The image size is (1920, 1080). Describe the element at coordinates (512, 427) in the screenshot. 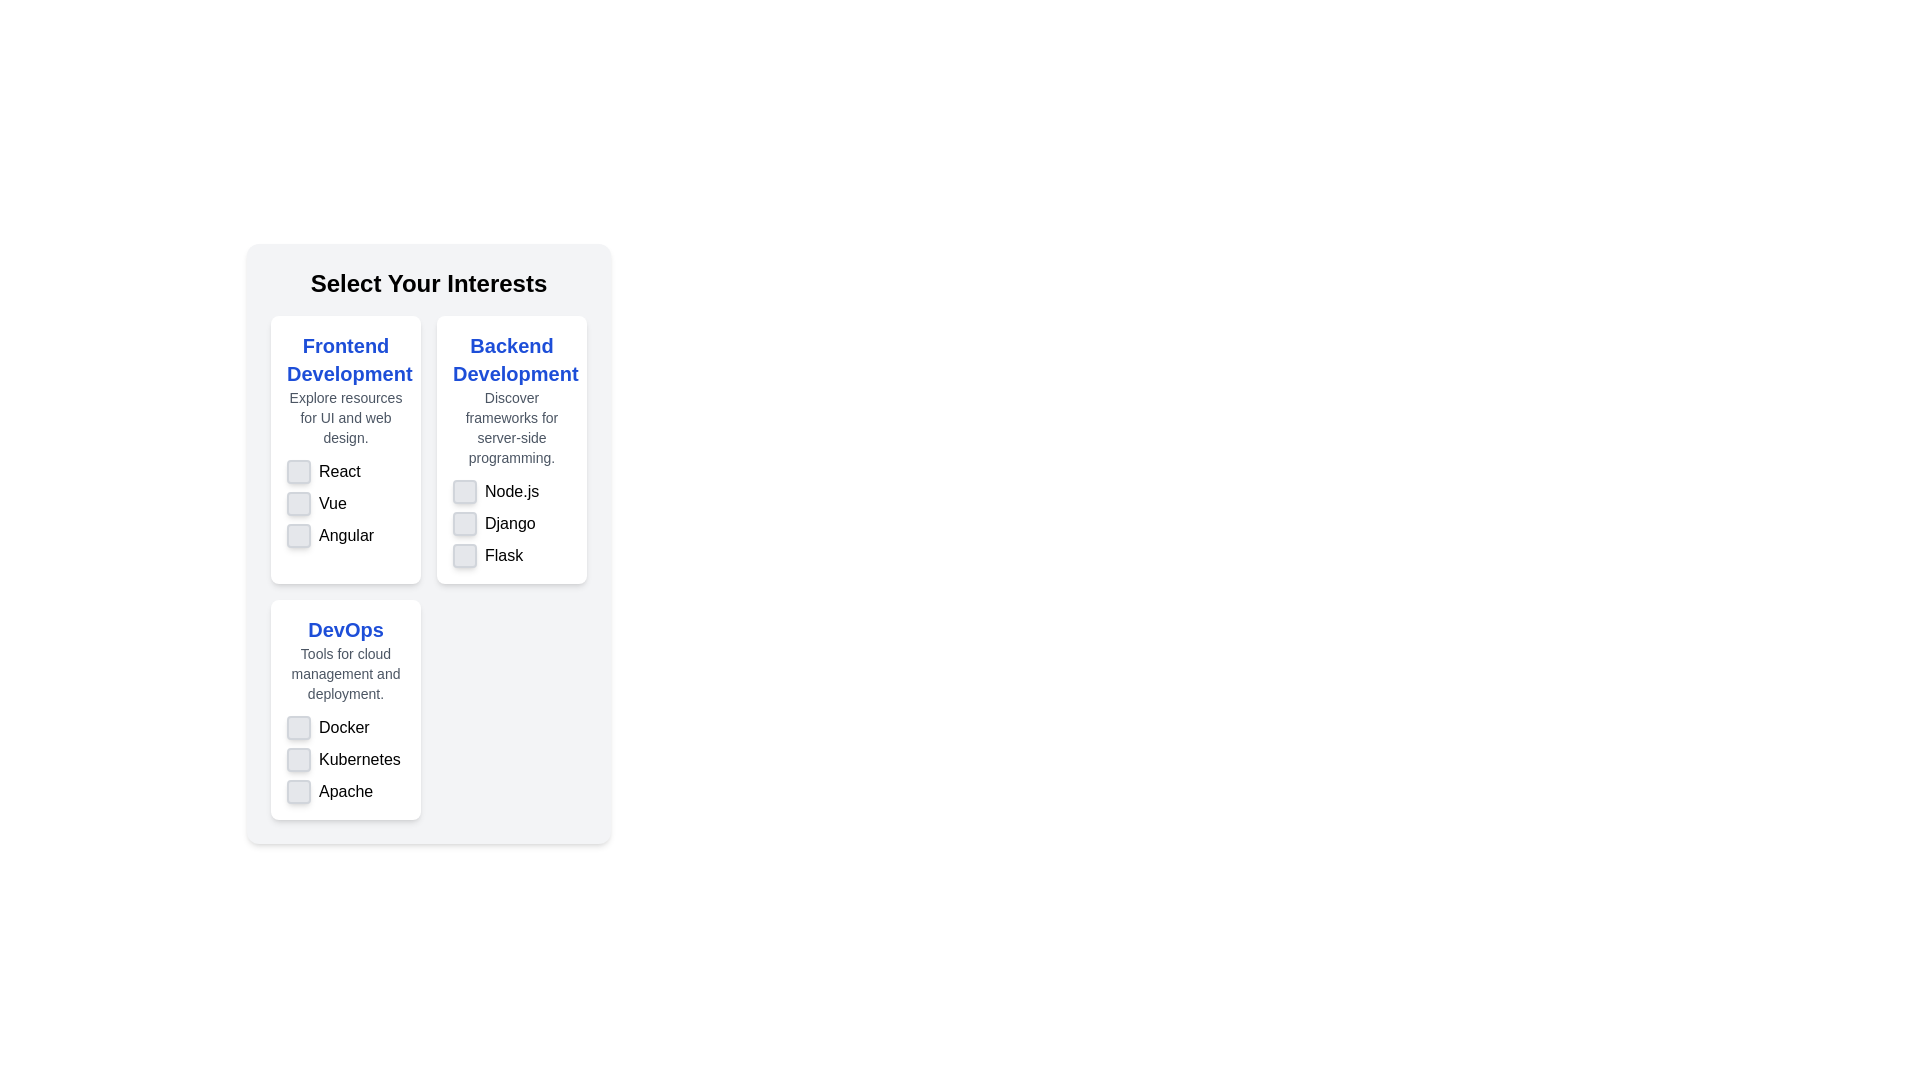

I see `descriptive text located directly beneath the 'Backend Development' title in the middle column of the three-column layout` at that location.